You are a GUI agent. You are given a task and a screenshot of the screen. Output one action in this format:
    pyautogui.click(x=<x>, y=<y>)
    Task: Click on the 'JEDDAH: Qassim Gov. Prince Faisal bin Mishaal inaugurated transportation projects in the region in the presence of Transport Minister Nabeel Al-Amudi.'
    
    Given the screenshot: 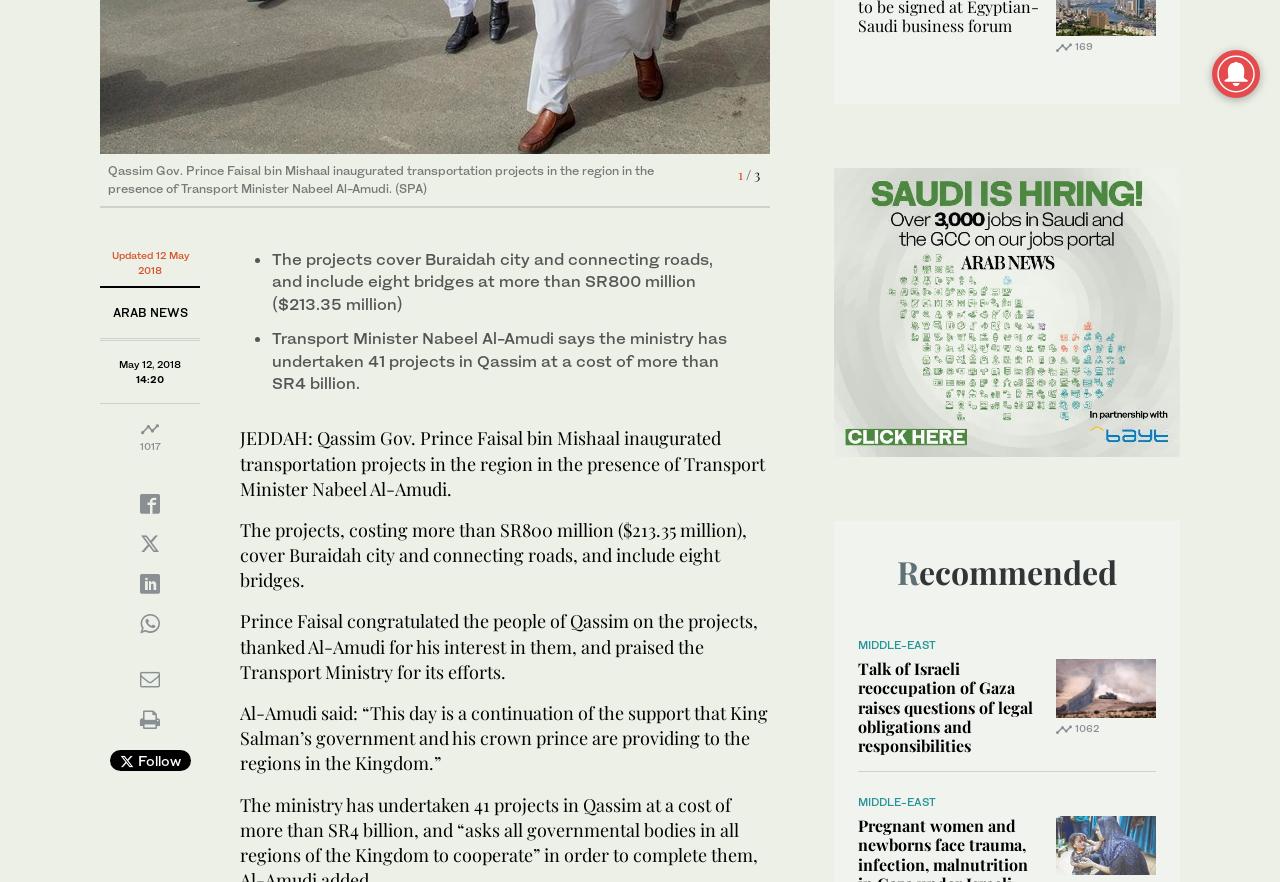 What is the action you would take?
    pyautogui.click(x=502, y=462)
    